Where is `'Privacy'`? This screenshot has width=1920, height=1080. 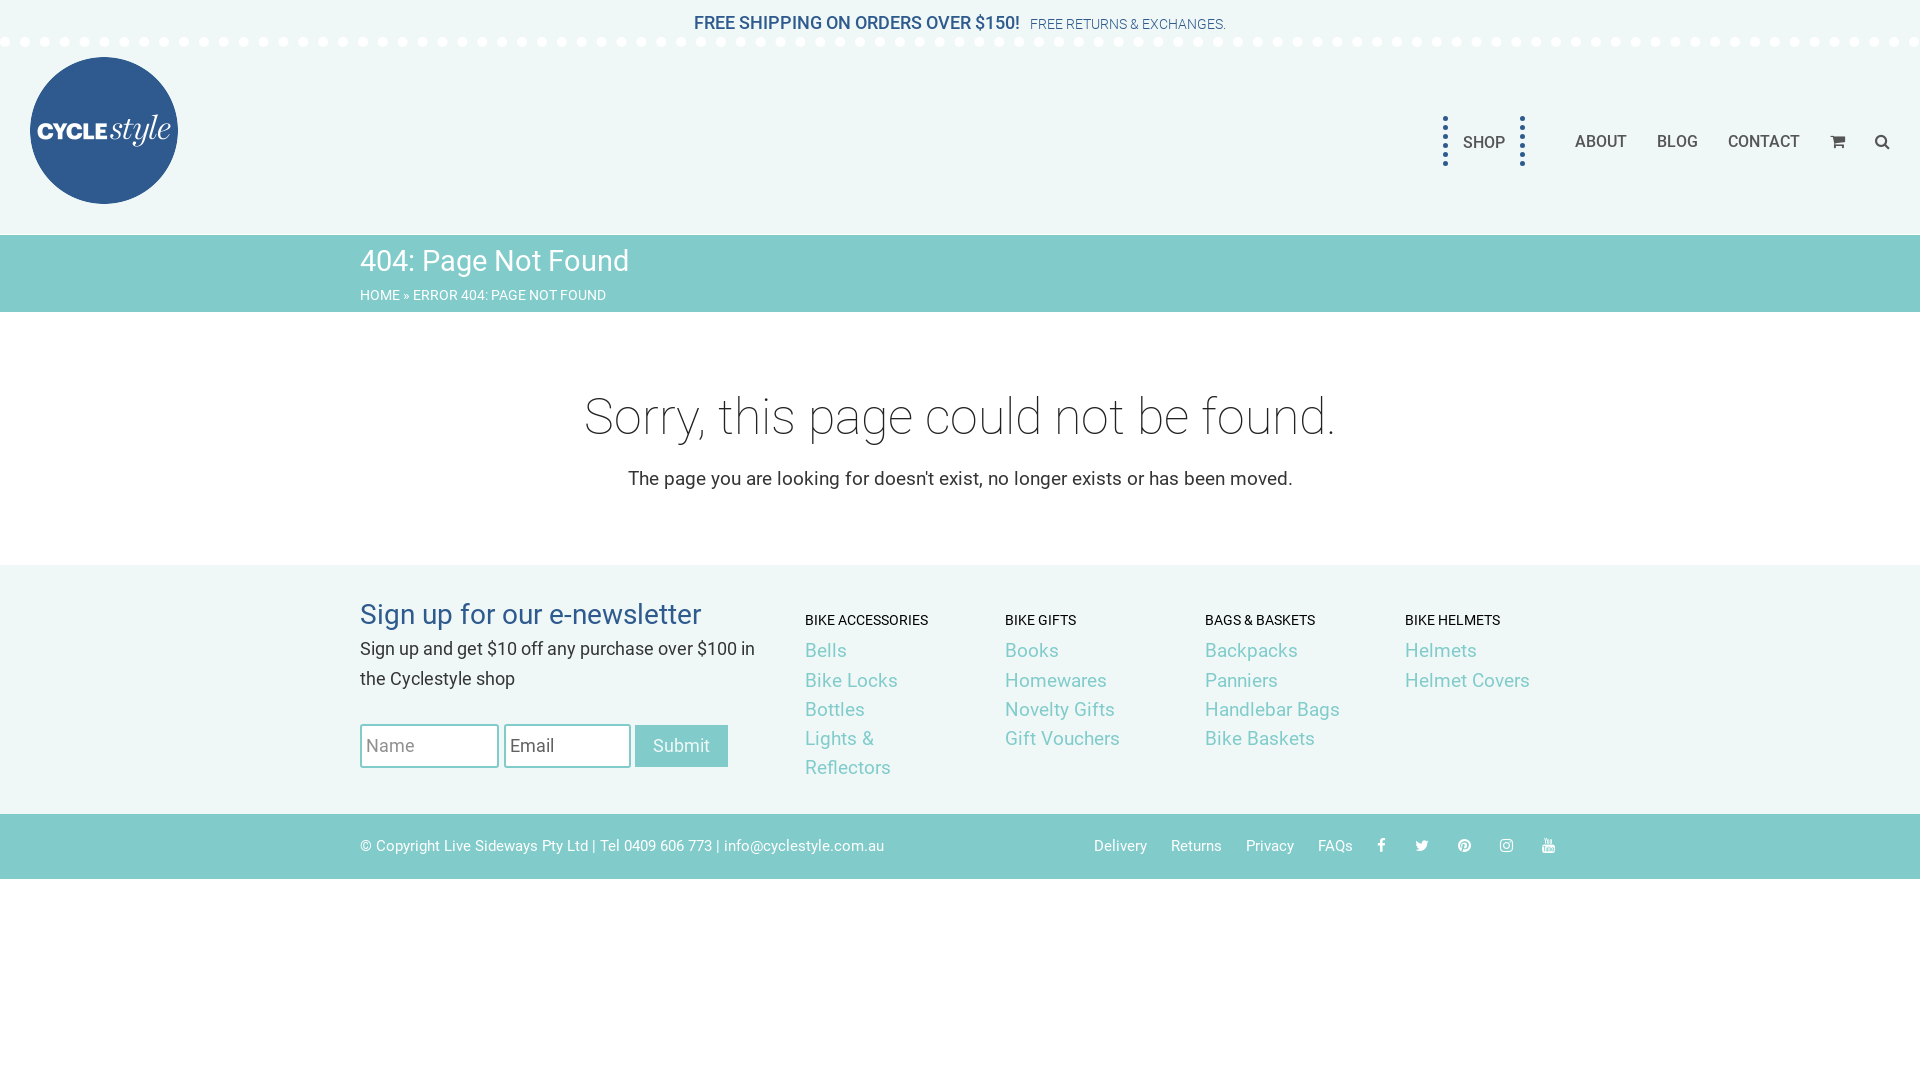
'Privacy' is located at coordinates (1269, 845).